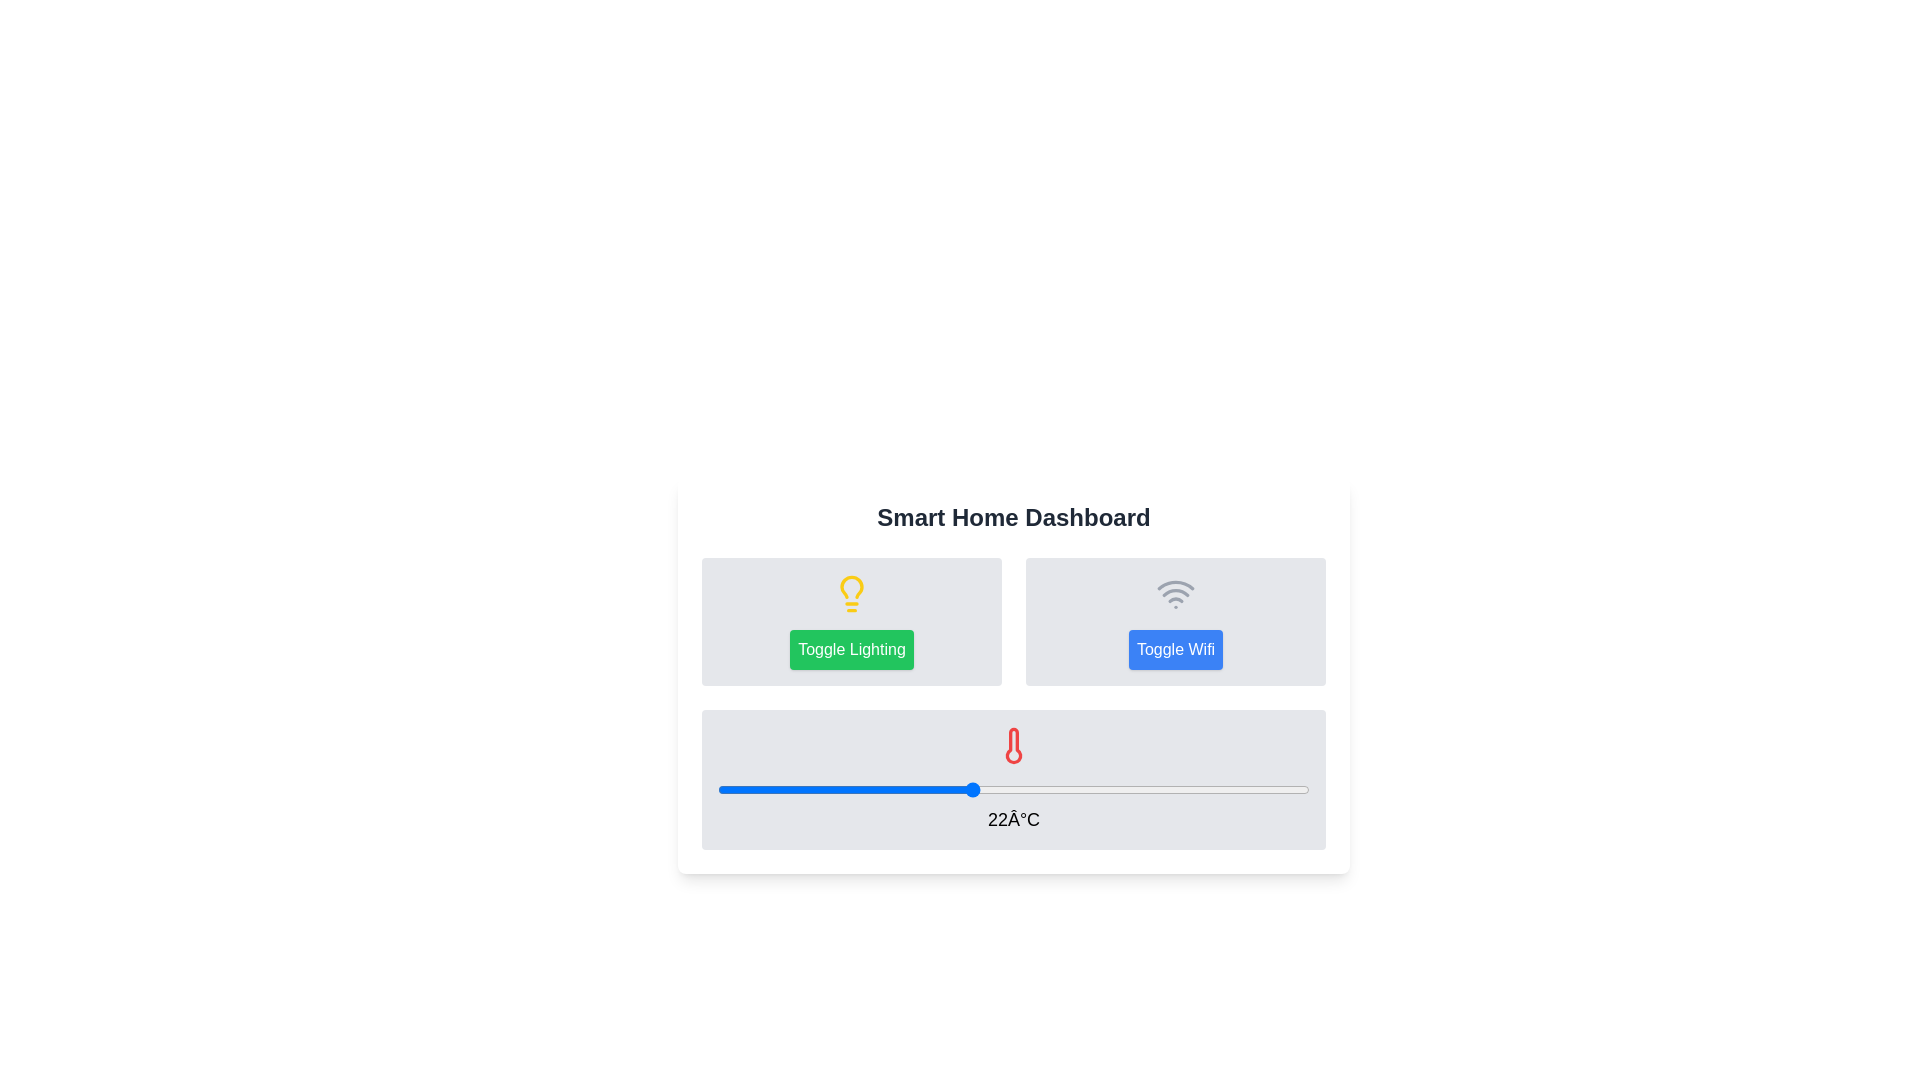  Describe the element at coordinates (1013, 745) in the screenshot. I see `the red-colored thermometer icon, which has a bulb-like shape at the bottom and is located just above the slider bar and temperature text reading '22°C'` at that location.